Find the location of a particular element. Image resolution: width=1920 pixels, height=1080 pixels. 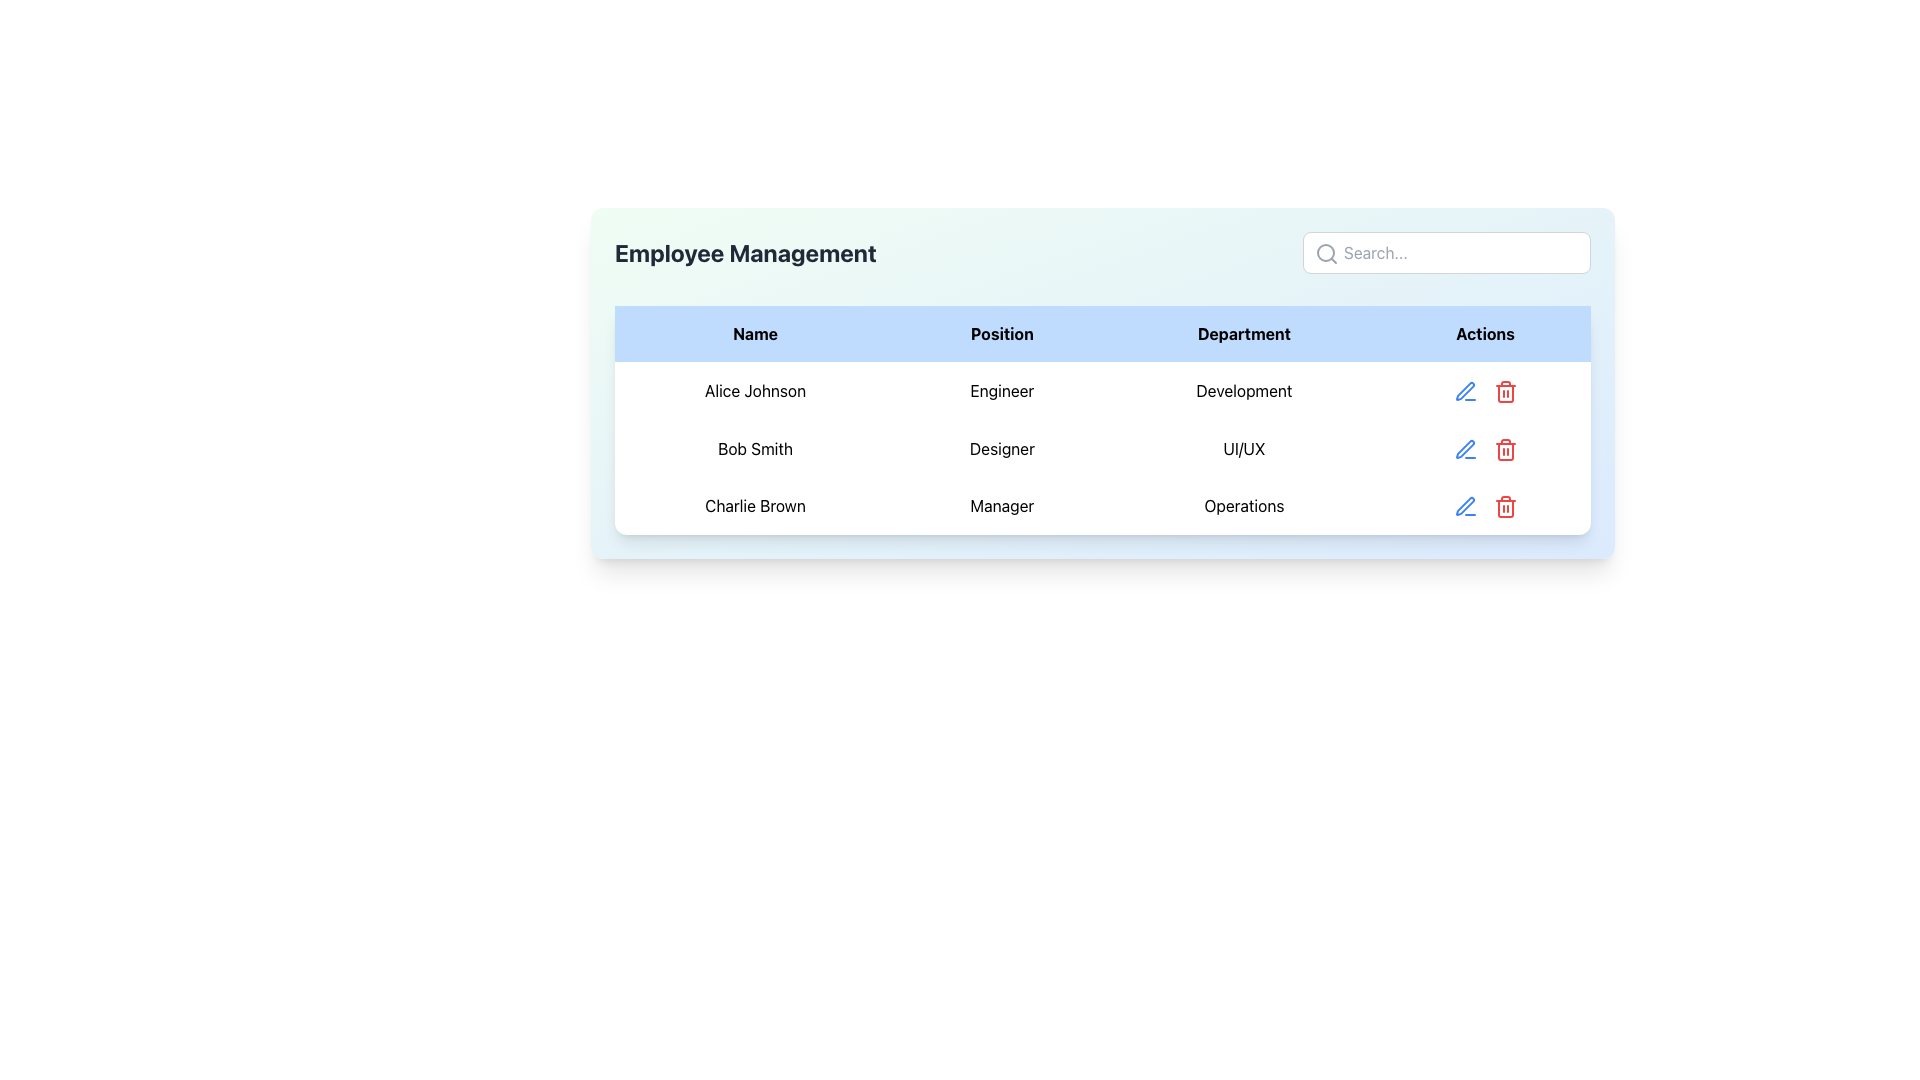

the delete icon located in the 'Actions' column of the second row associated with employee 'Bob Smith' is located at coordinates (1505, 448).